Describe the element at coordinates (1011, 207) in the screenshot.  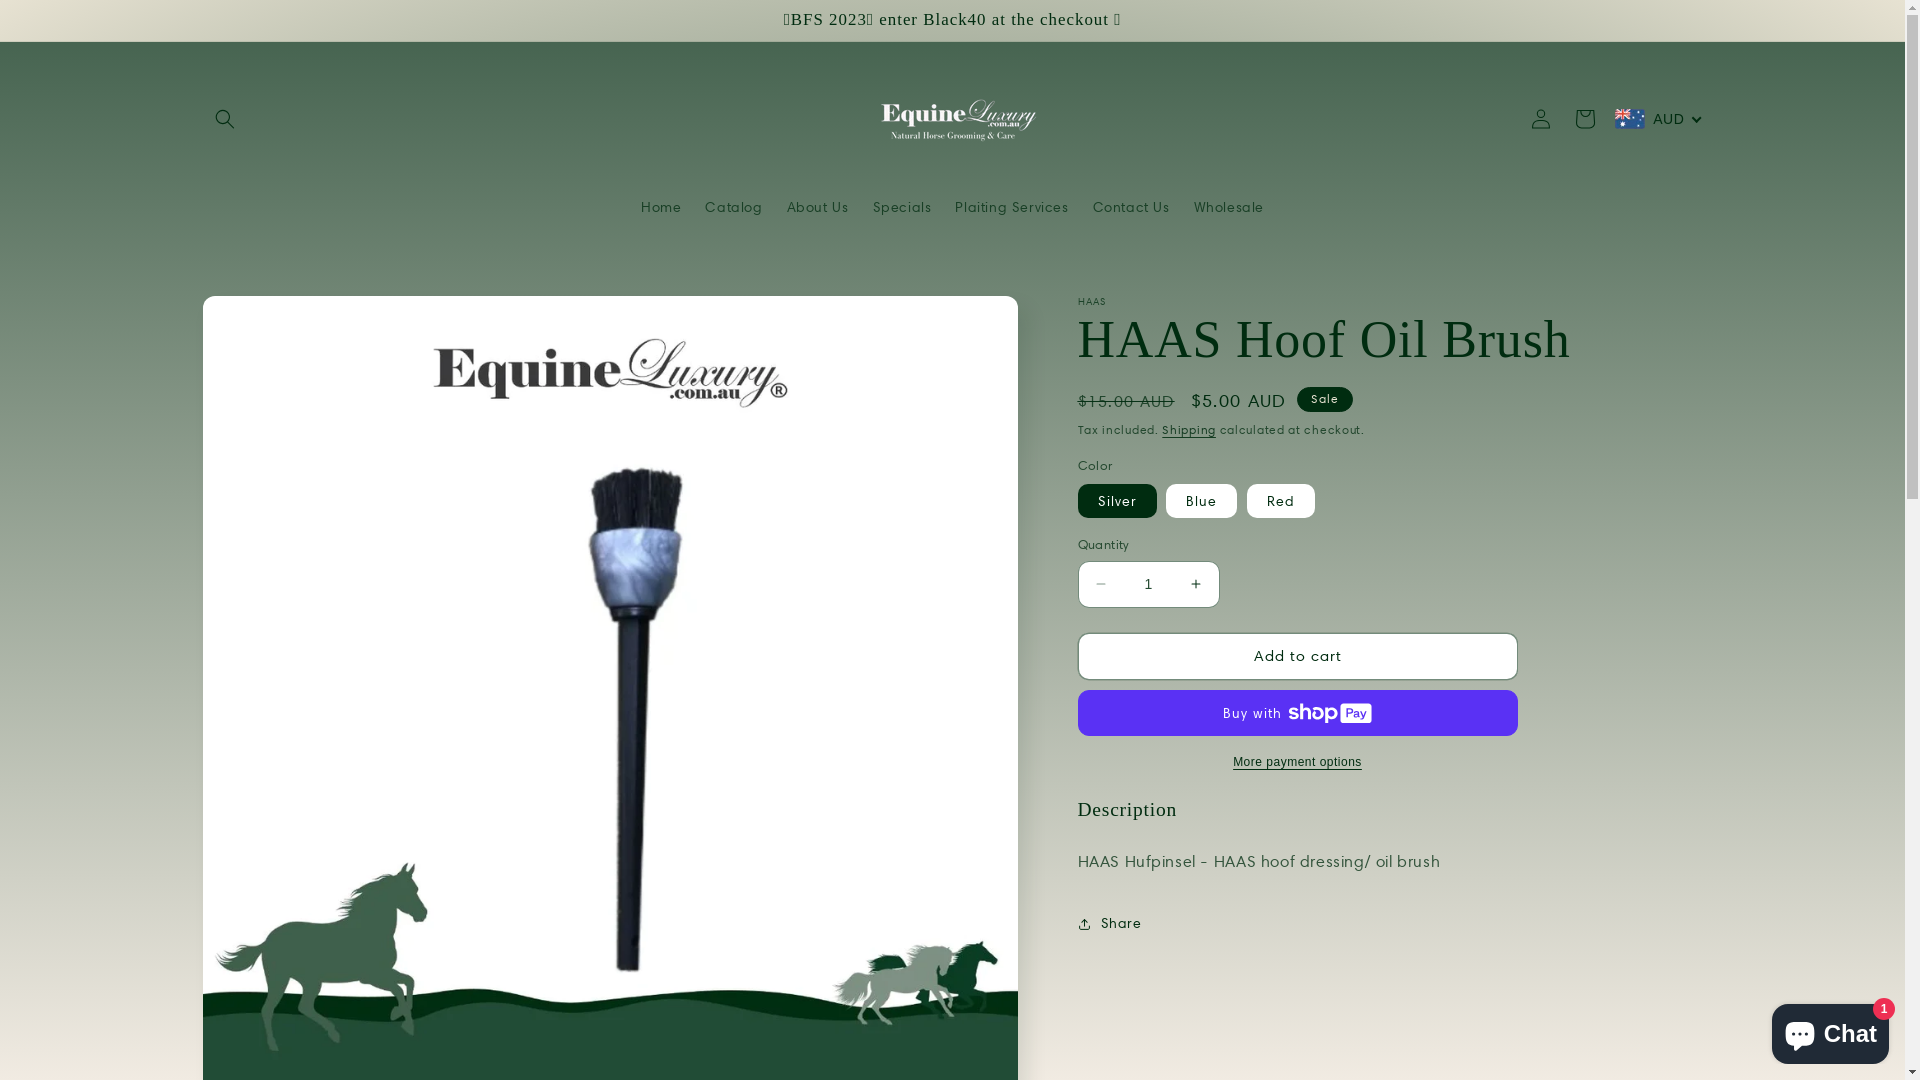
I see `'Plaiting Services'` at that location.